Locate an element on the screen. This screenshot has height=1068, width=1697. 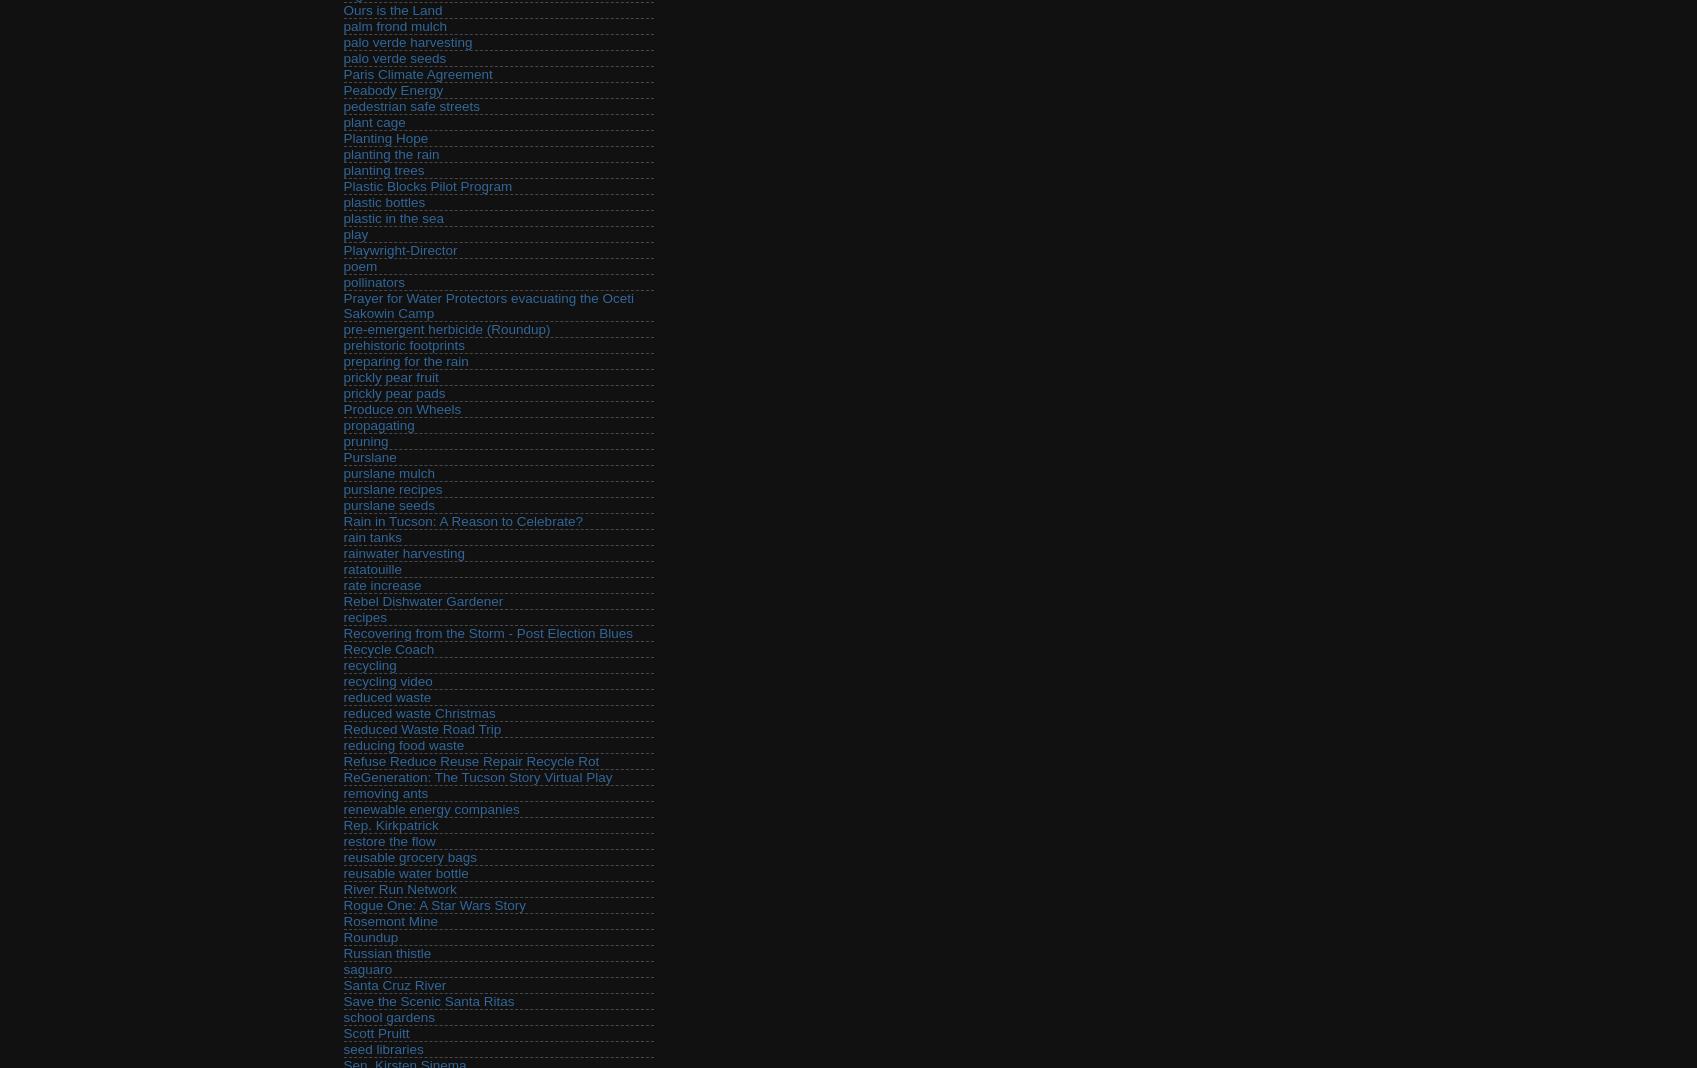
'play' is located at coordinates (342, 234).